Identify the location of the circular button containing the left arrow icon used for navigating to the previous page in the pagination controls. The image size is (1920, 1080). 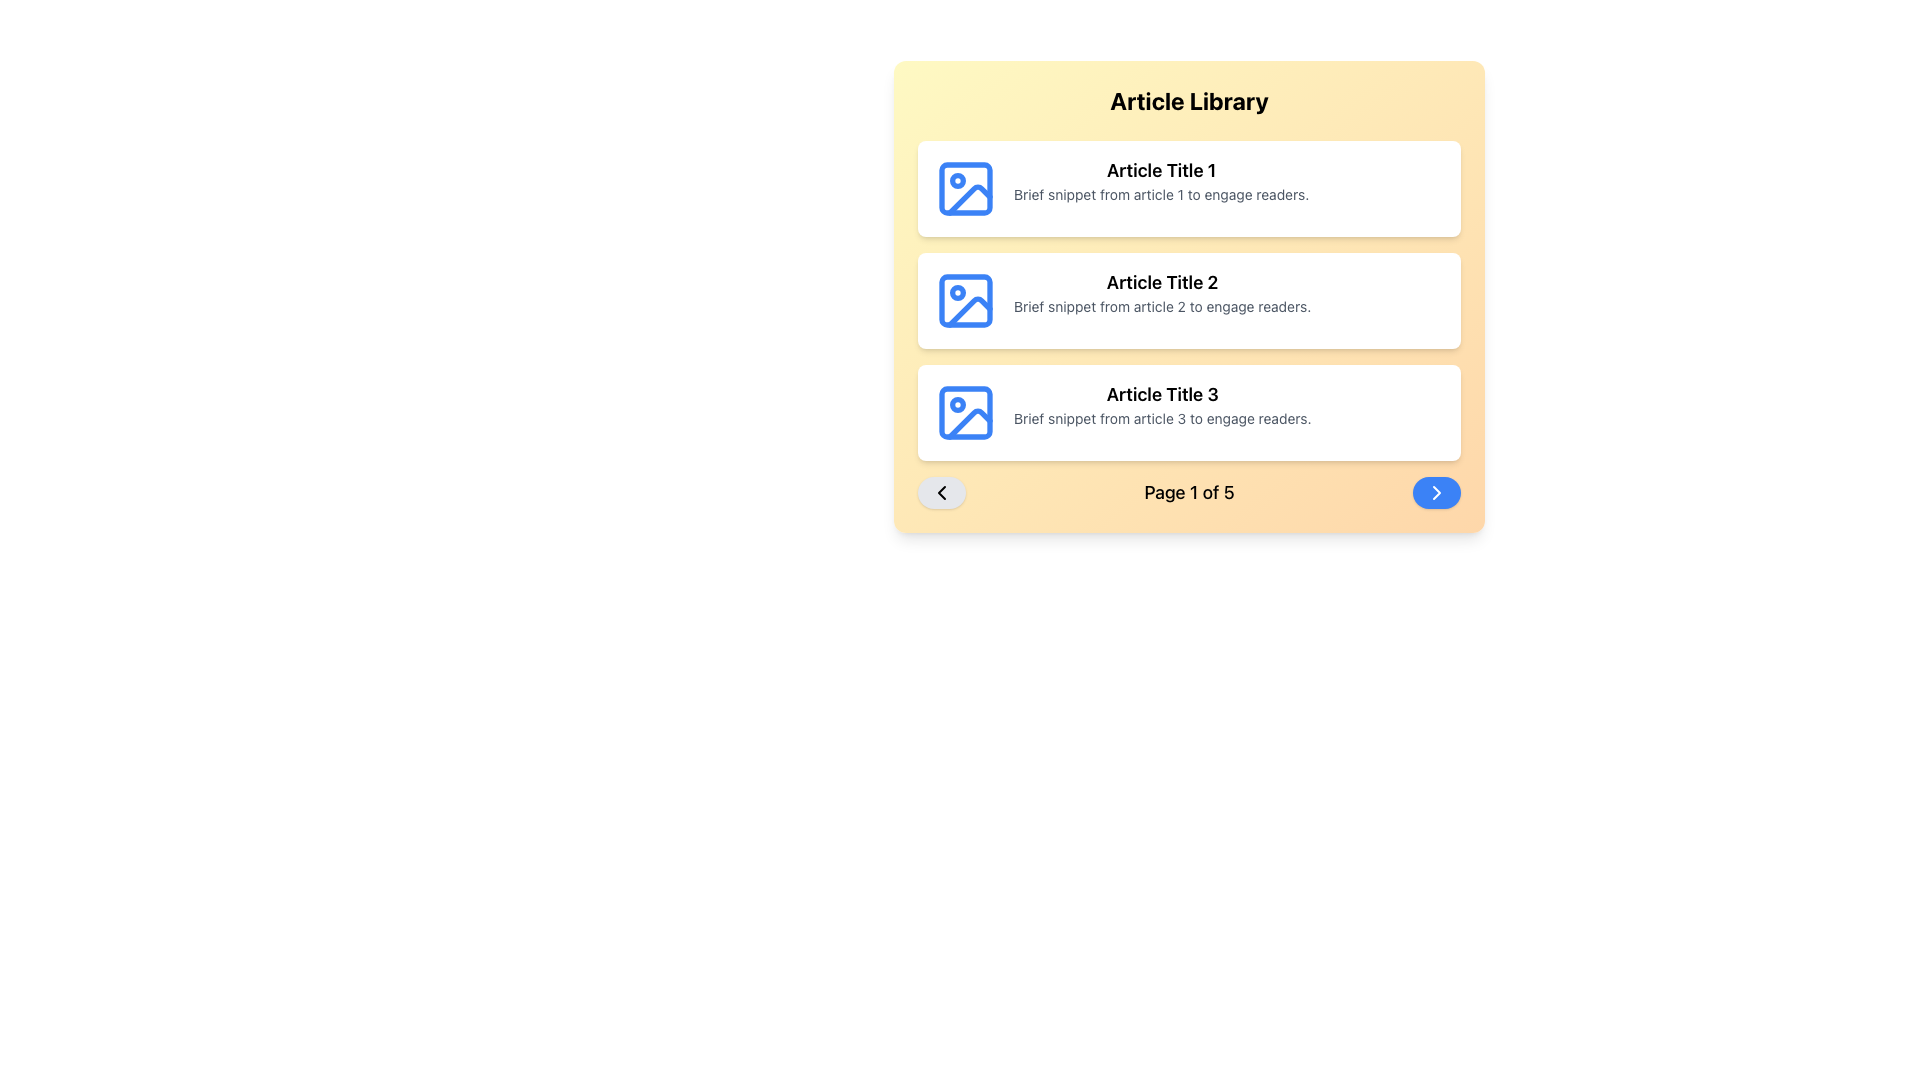
(940, 493).